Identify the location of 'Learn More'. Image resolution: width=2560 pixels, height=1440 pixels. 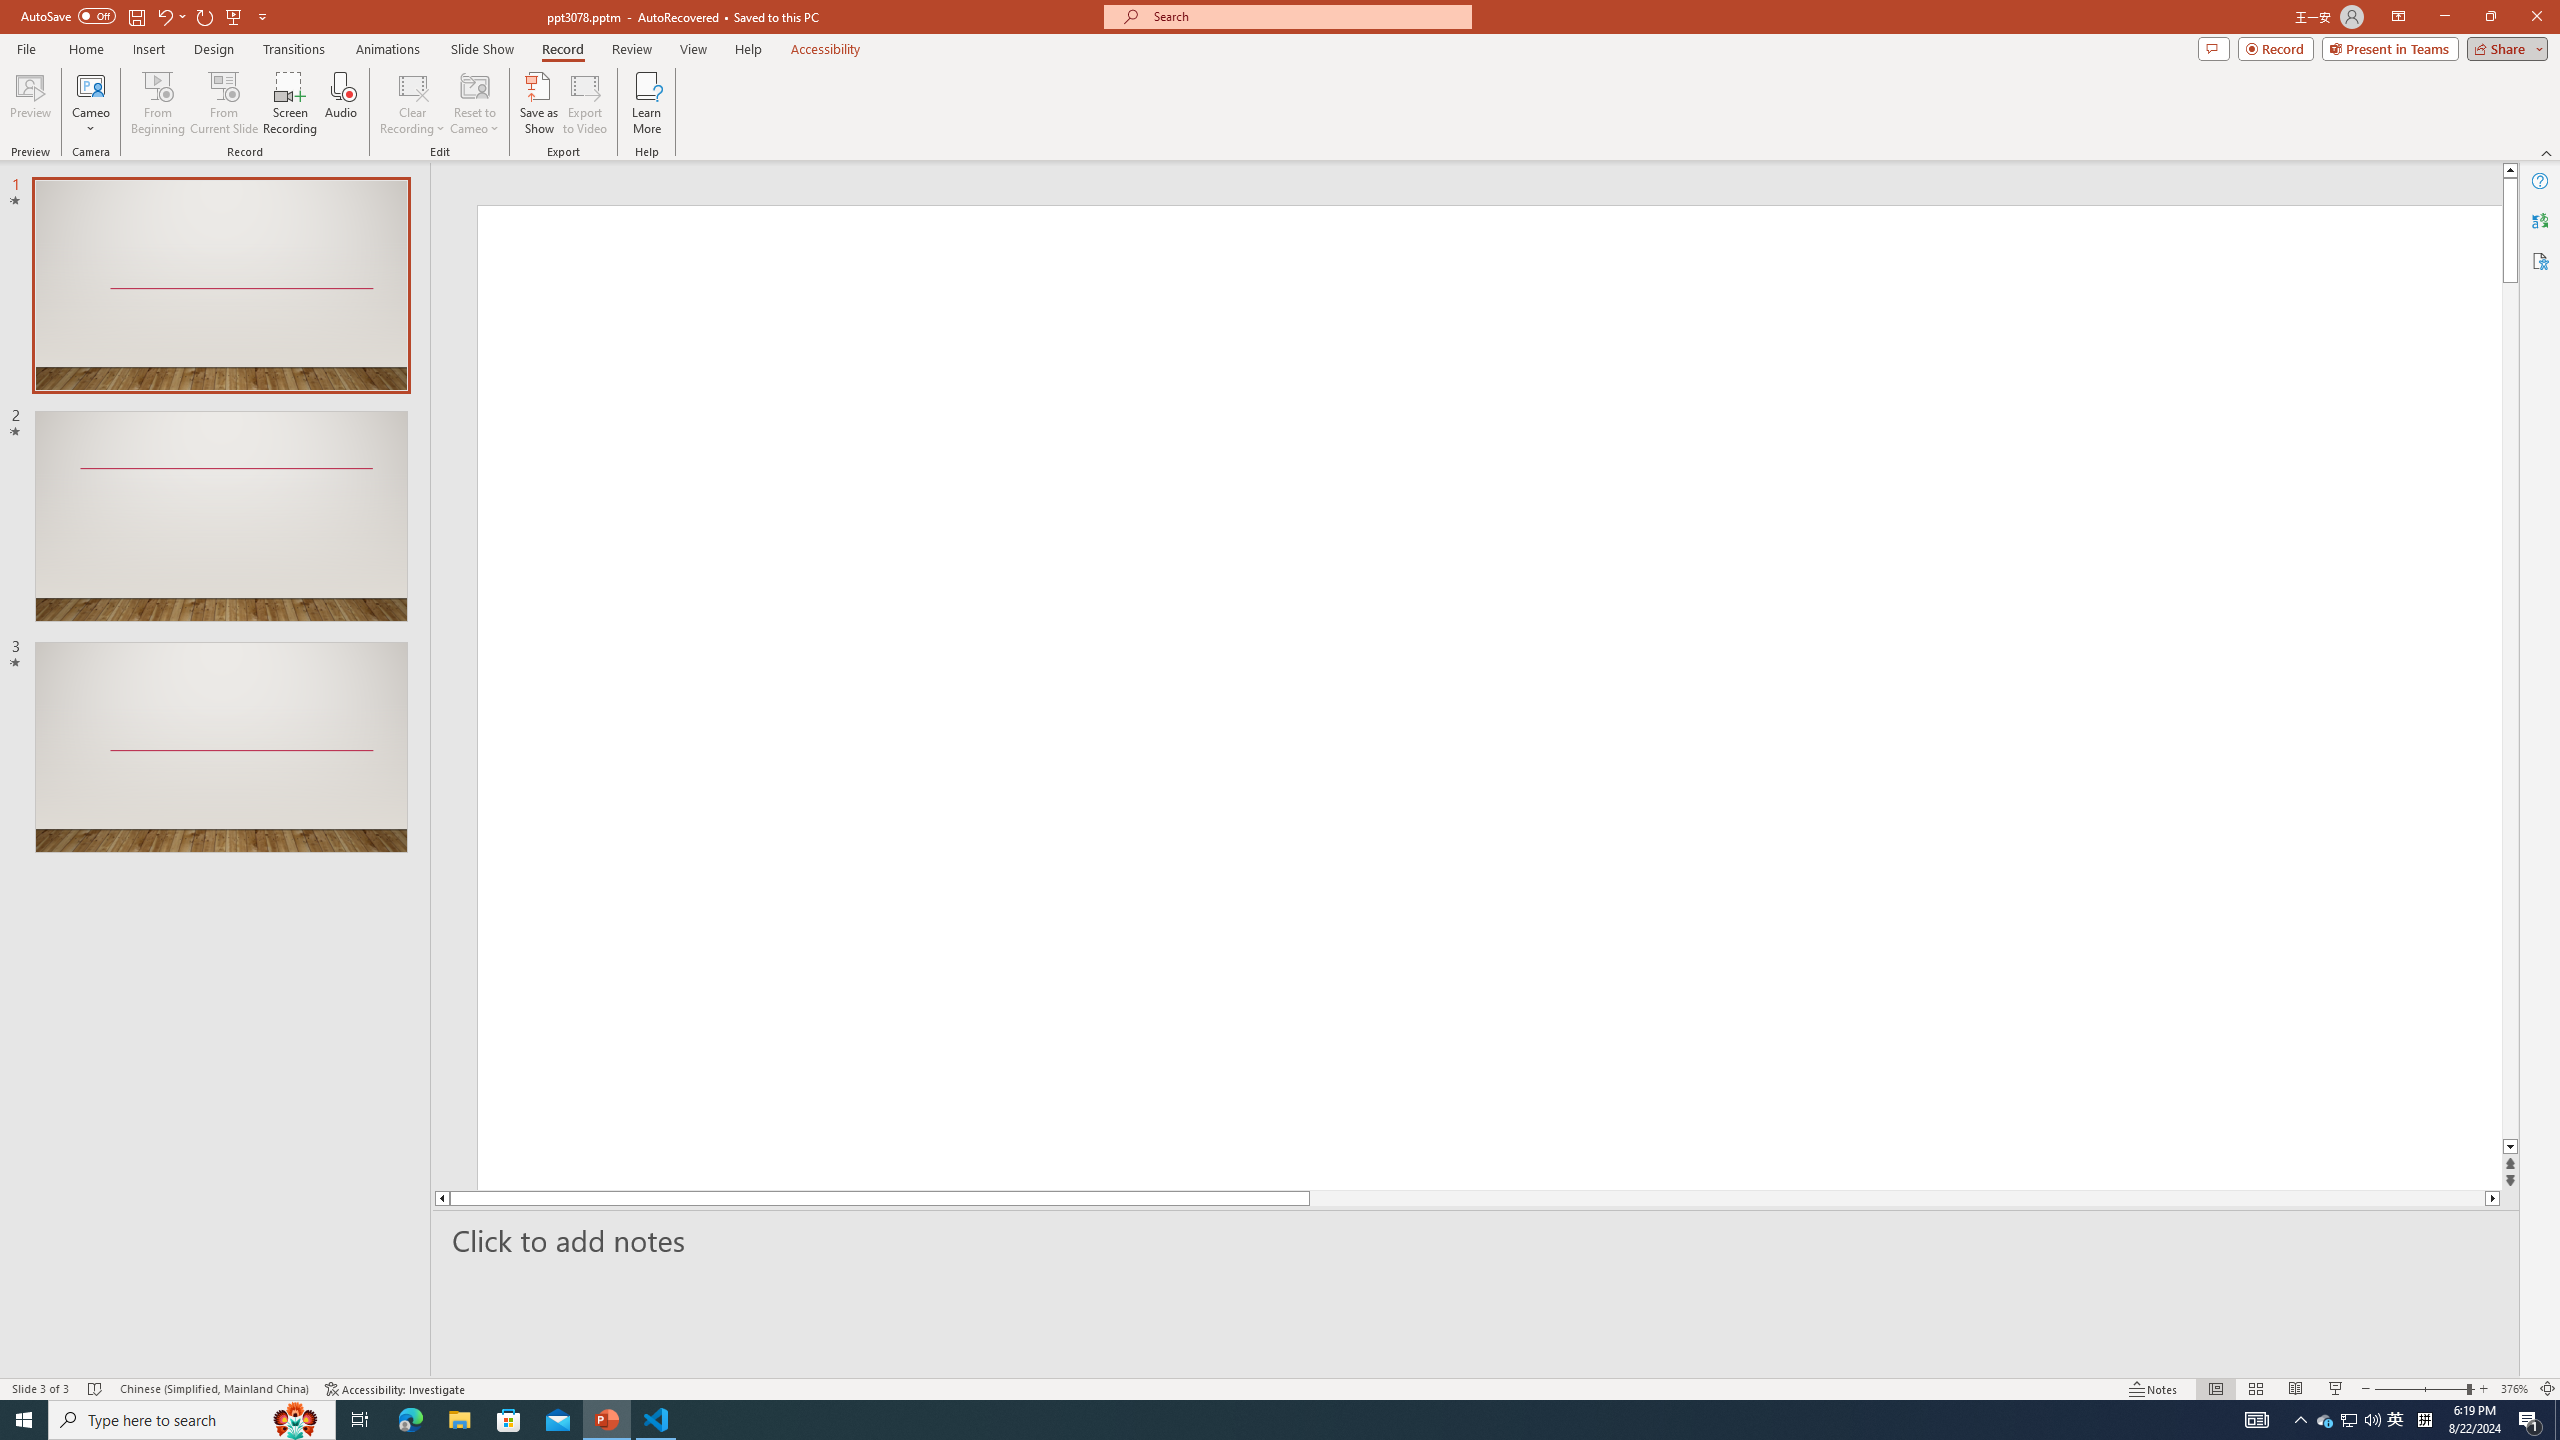
(647, 103).